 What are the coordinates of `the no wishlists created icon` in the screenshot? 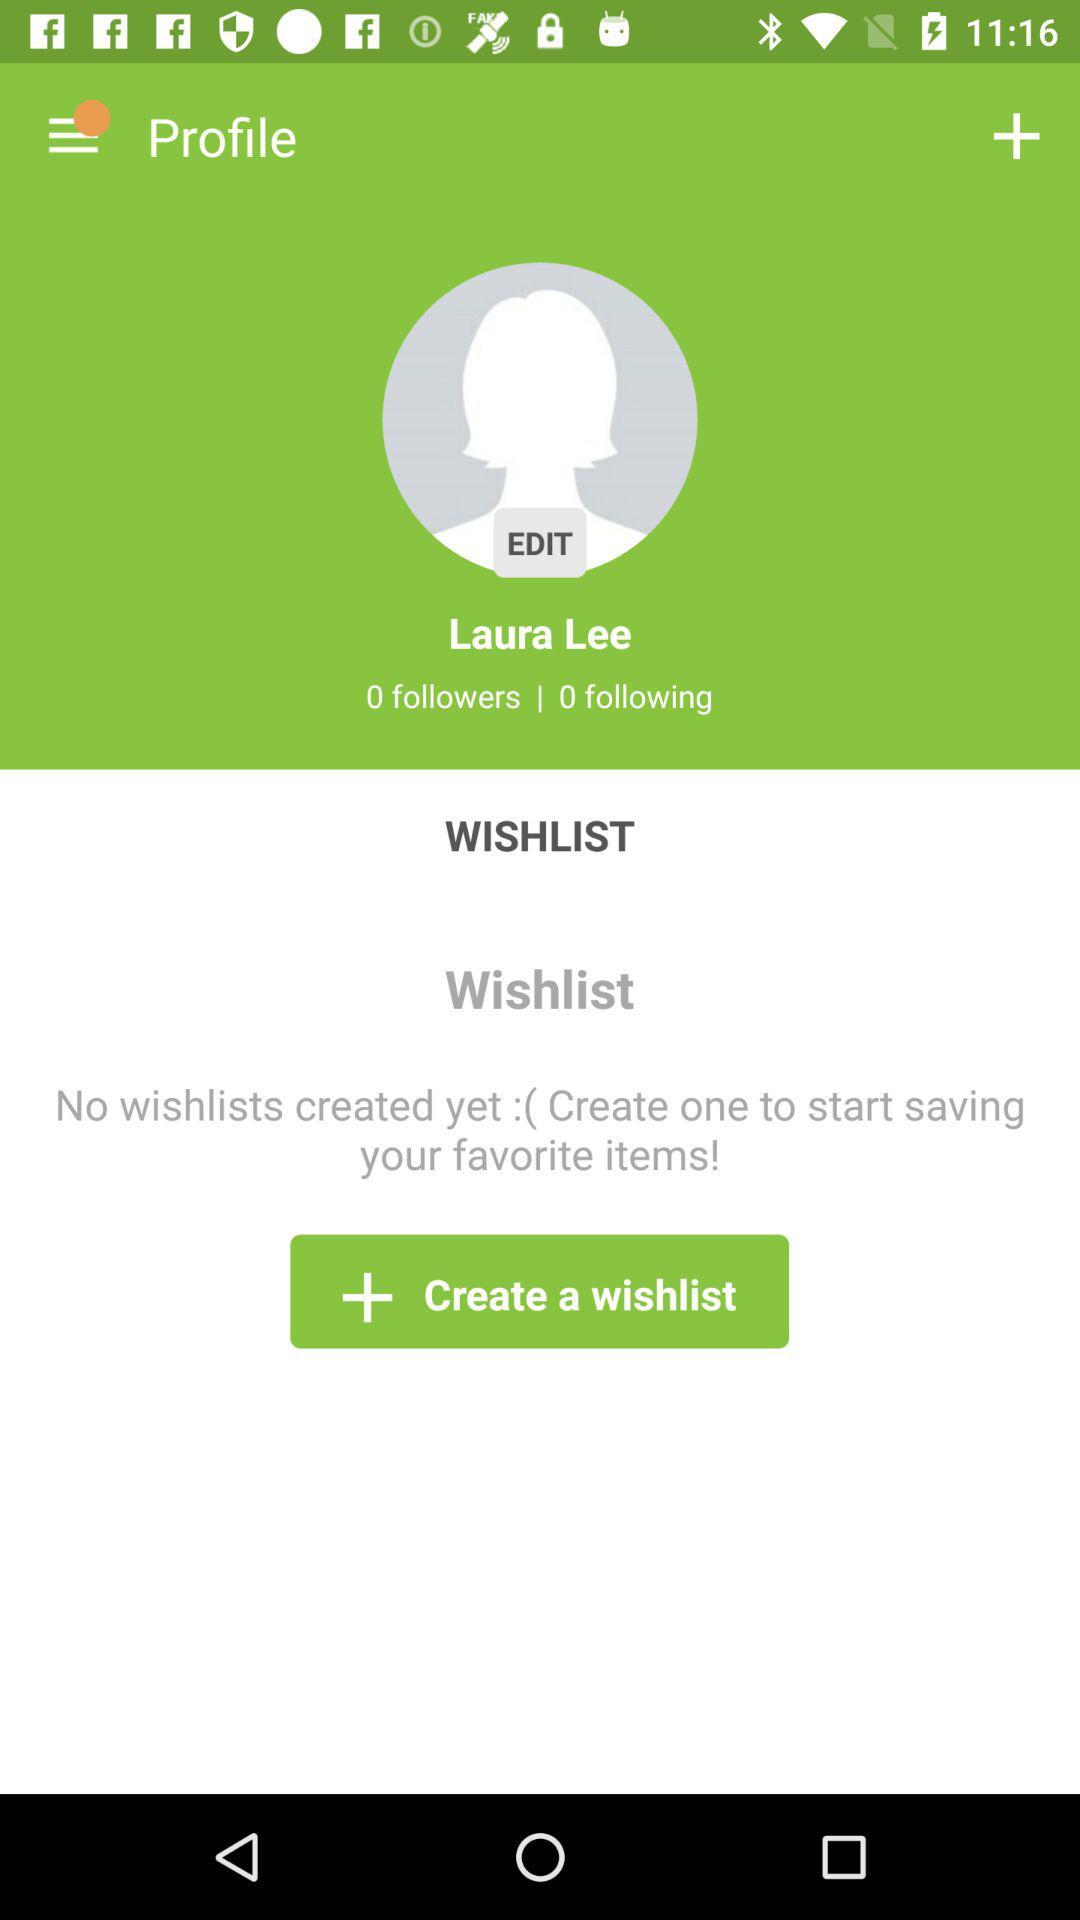 It's located at (540, 1128).